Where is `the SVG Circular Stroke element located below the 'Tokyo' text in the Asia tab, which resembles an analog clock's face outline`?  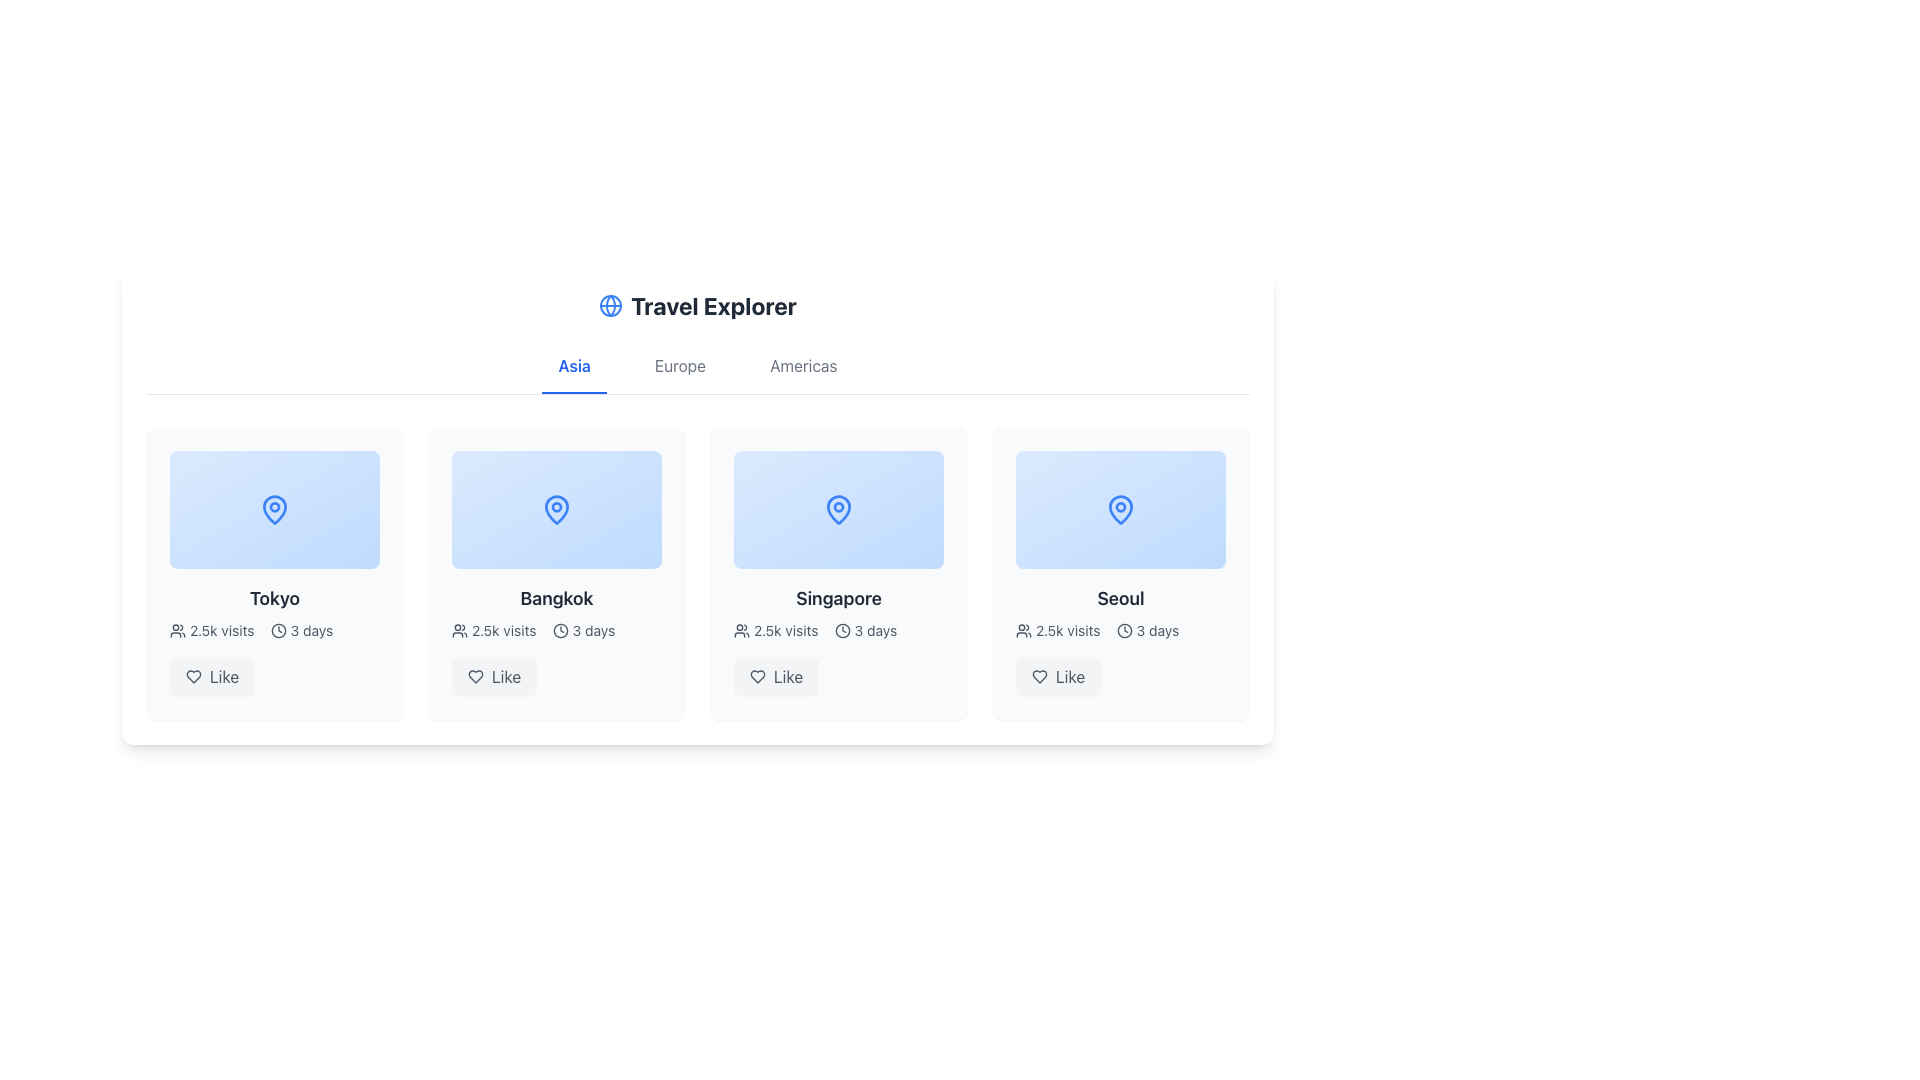
the SVG Circular Stroke element located below the 'Tokyo' text in the Asia tab, which resembles an analog clock's face outline is located at coordinates (277, 631).